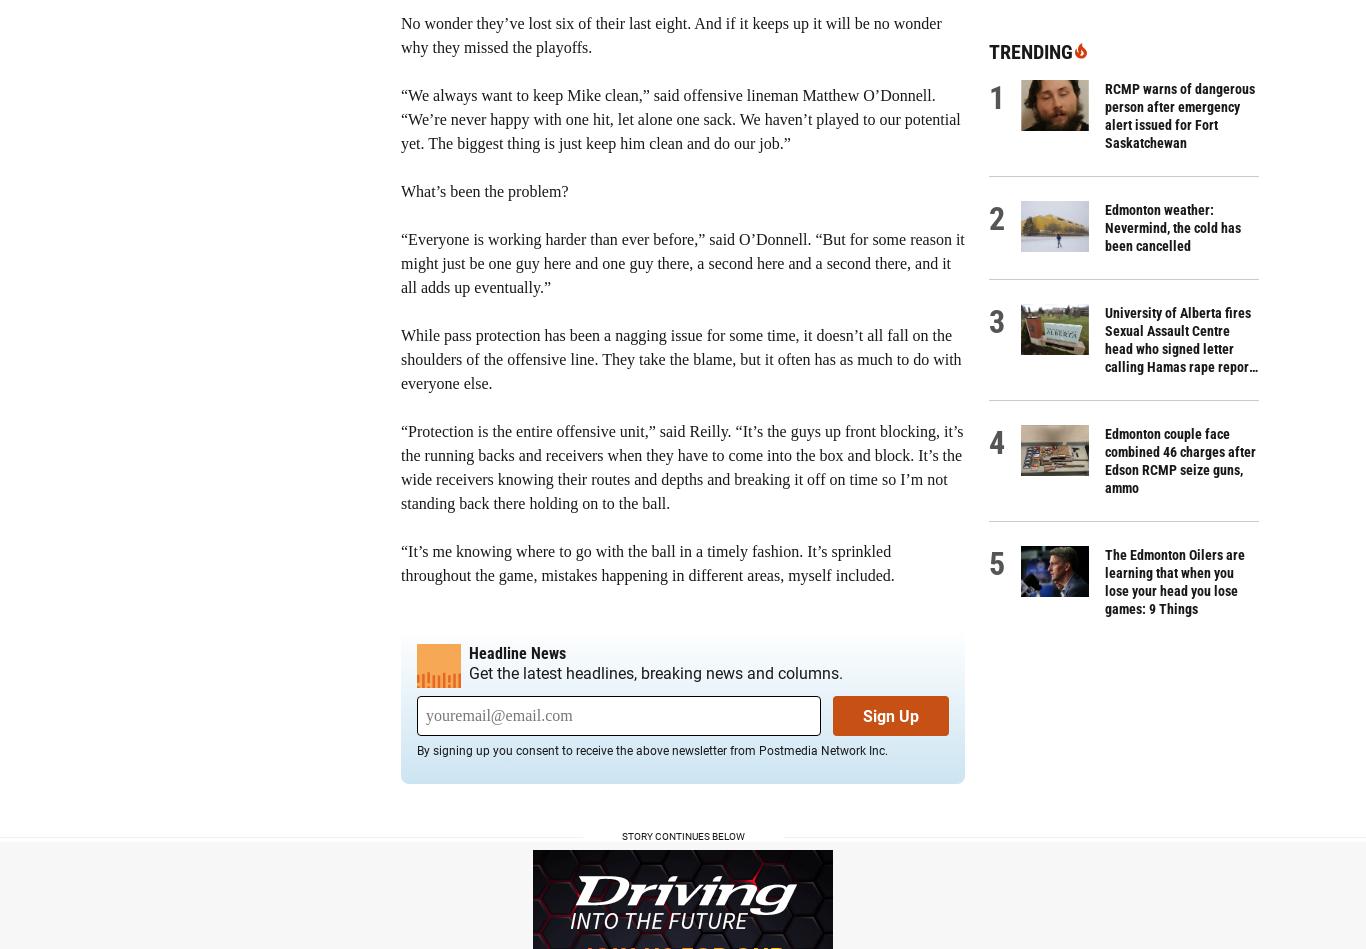 Image resolution: width=1366 pixels, height=949 pixels. Describe the element at coordinates (517, 653) in the screenshot. I see `'Headline News'` at that location.